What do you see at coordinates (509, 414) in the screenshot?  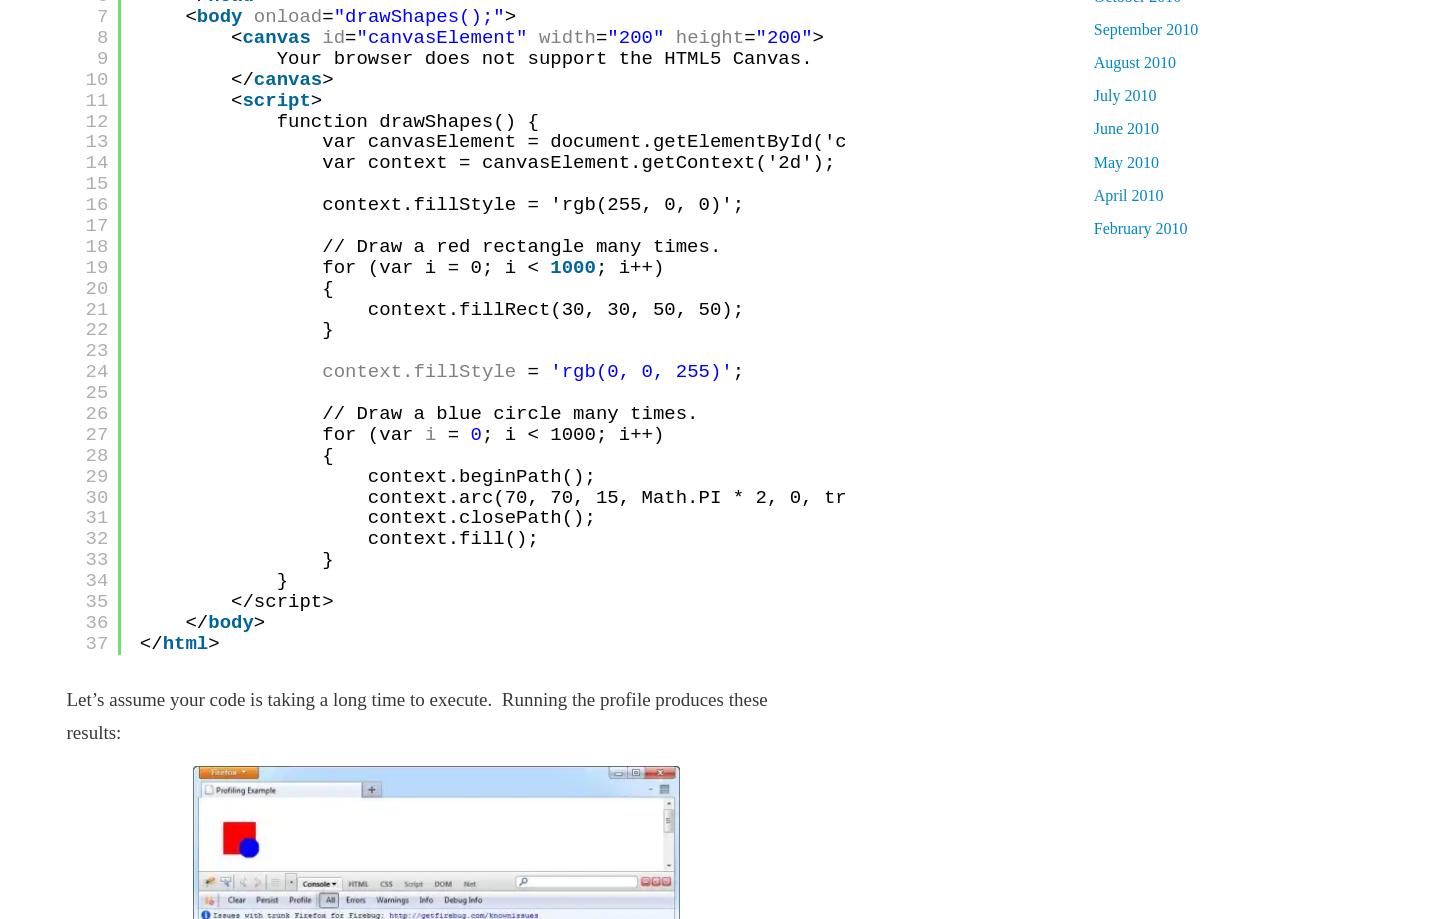 I see `'// Draw a blue circle many times.'` at bounding box center [509, 414].